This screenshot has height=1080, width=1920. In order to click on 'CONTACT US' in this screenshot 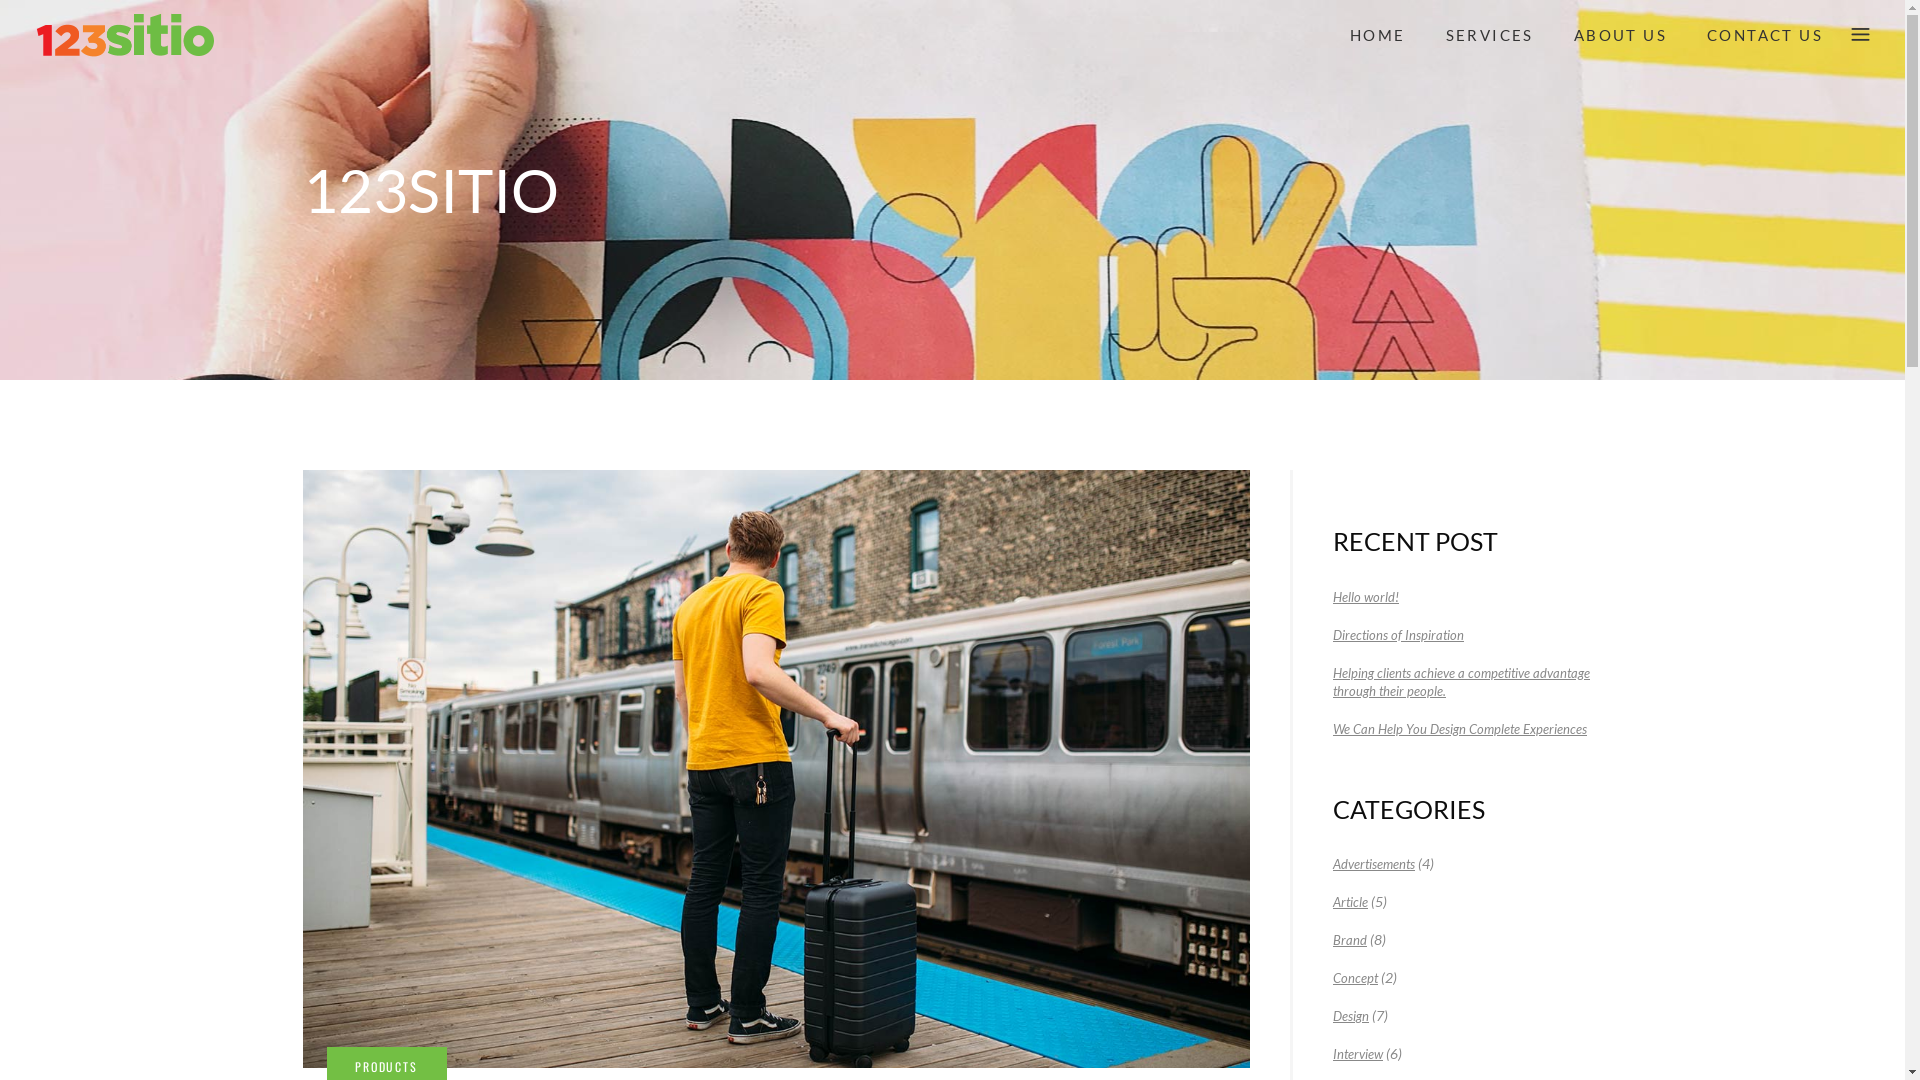, I will do `click(1765, 34)`.